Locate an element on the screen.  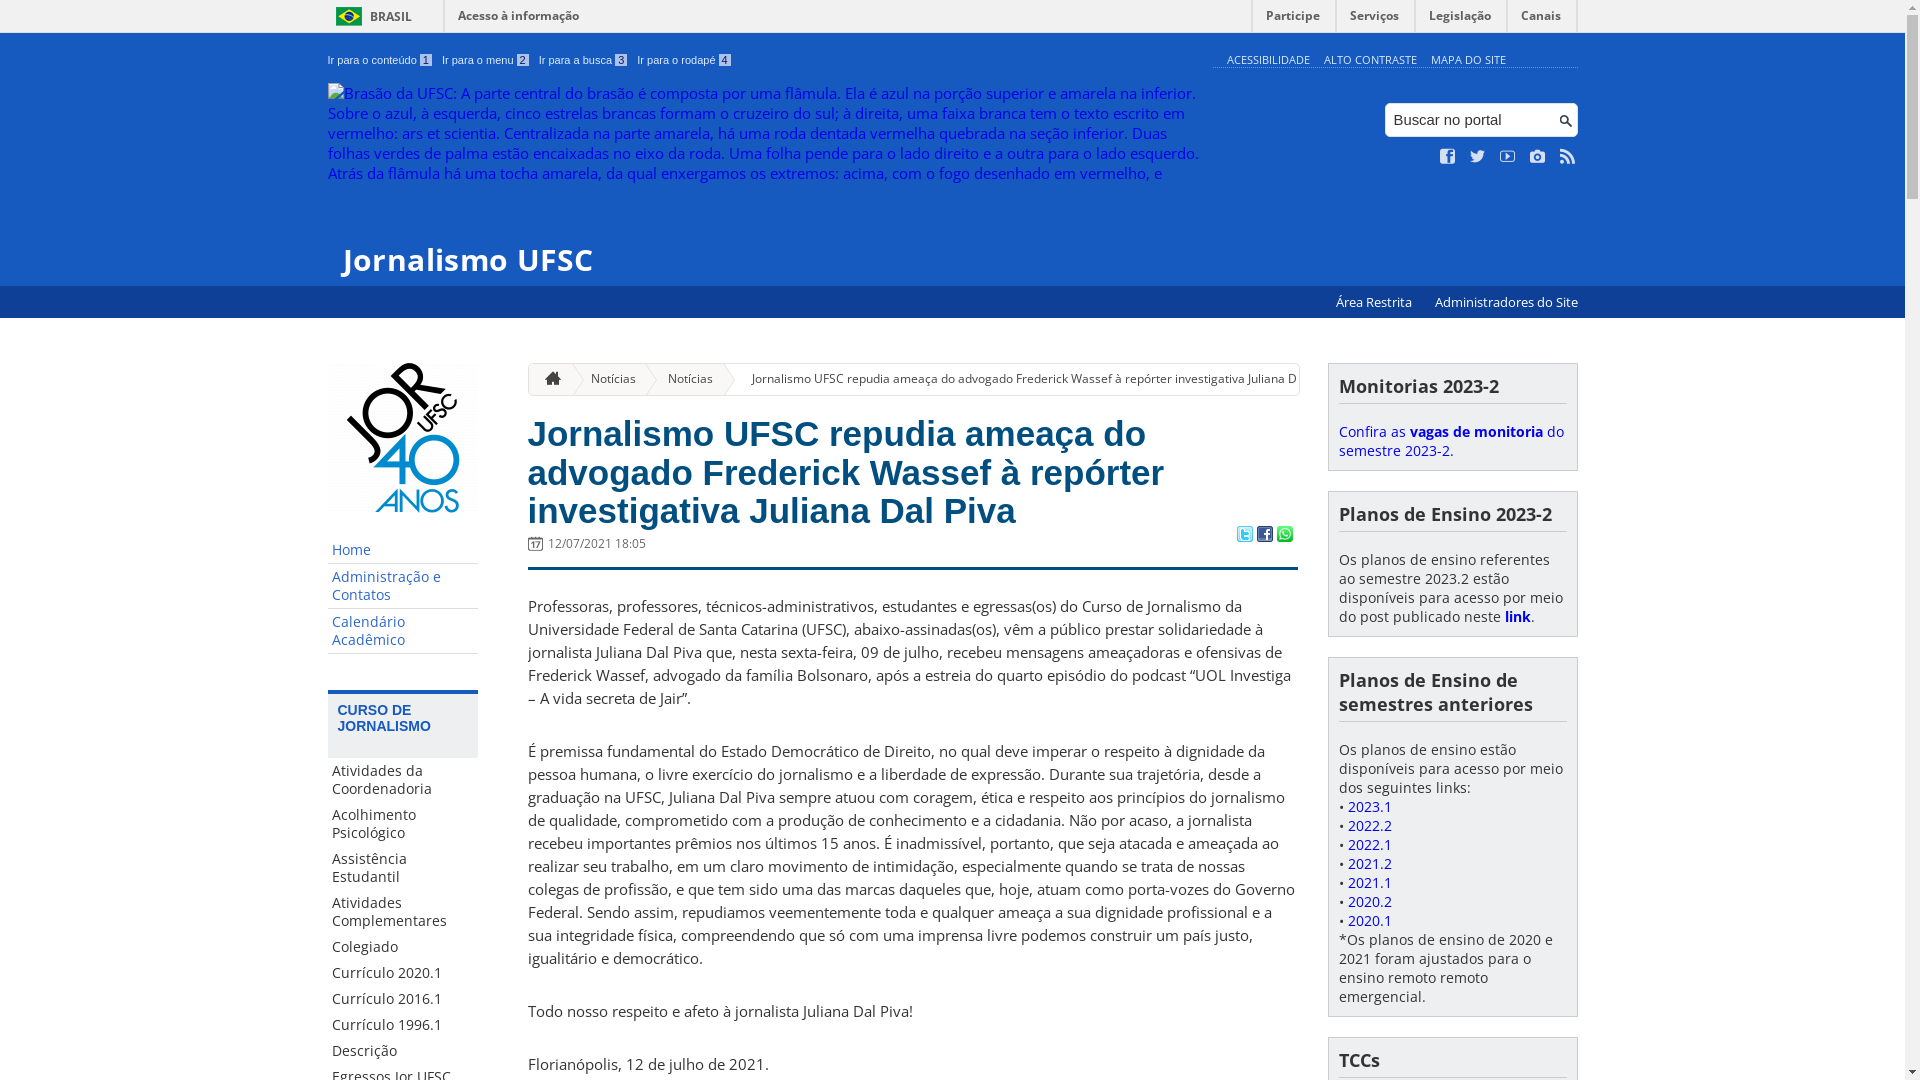
'BRASIL' is located at coordinates (370, 16).